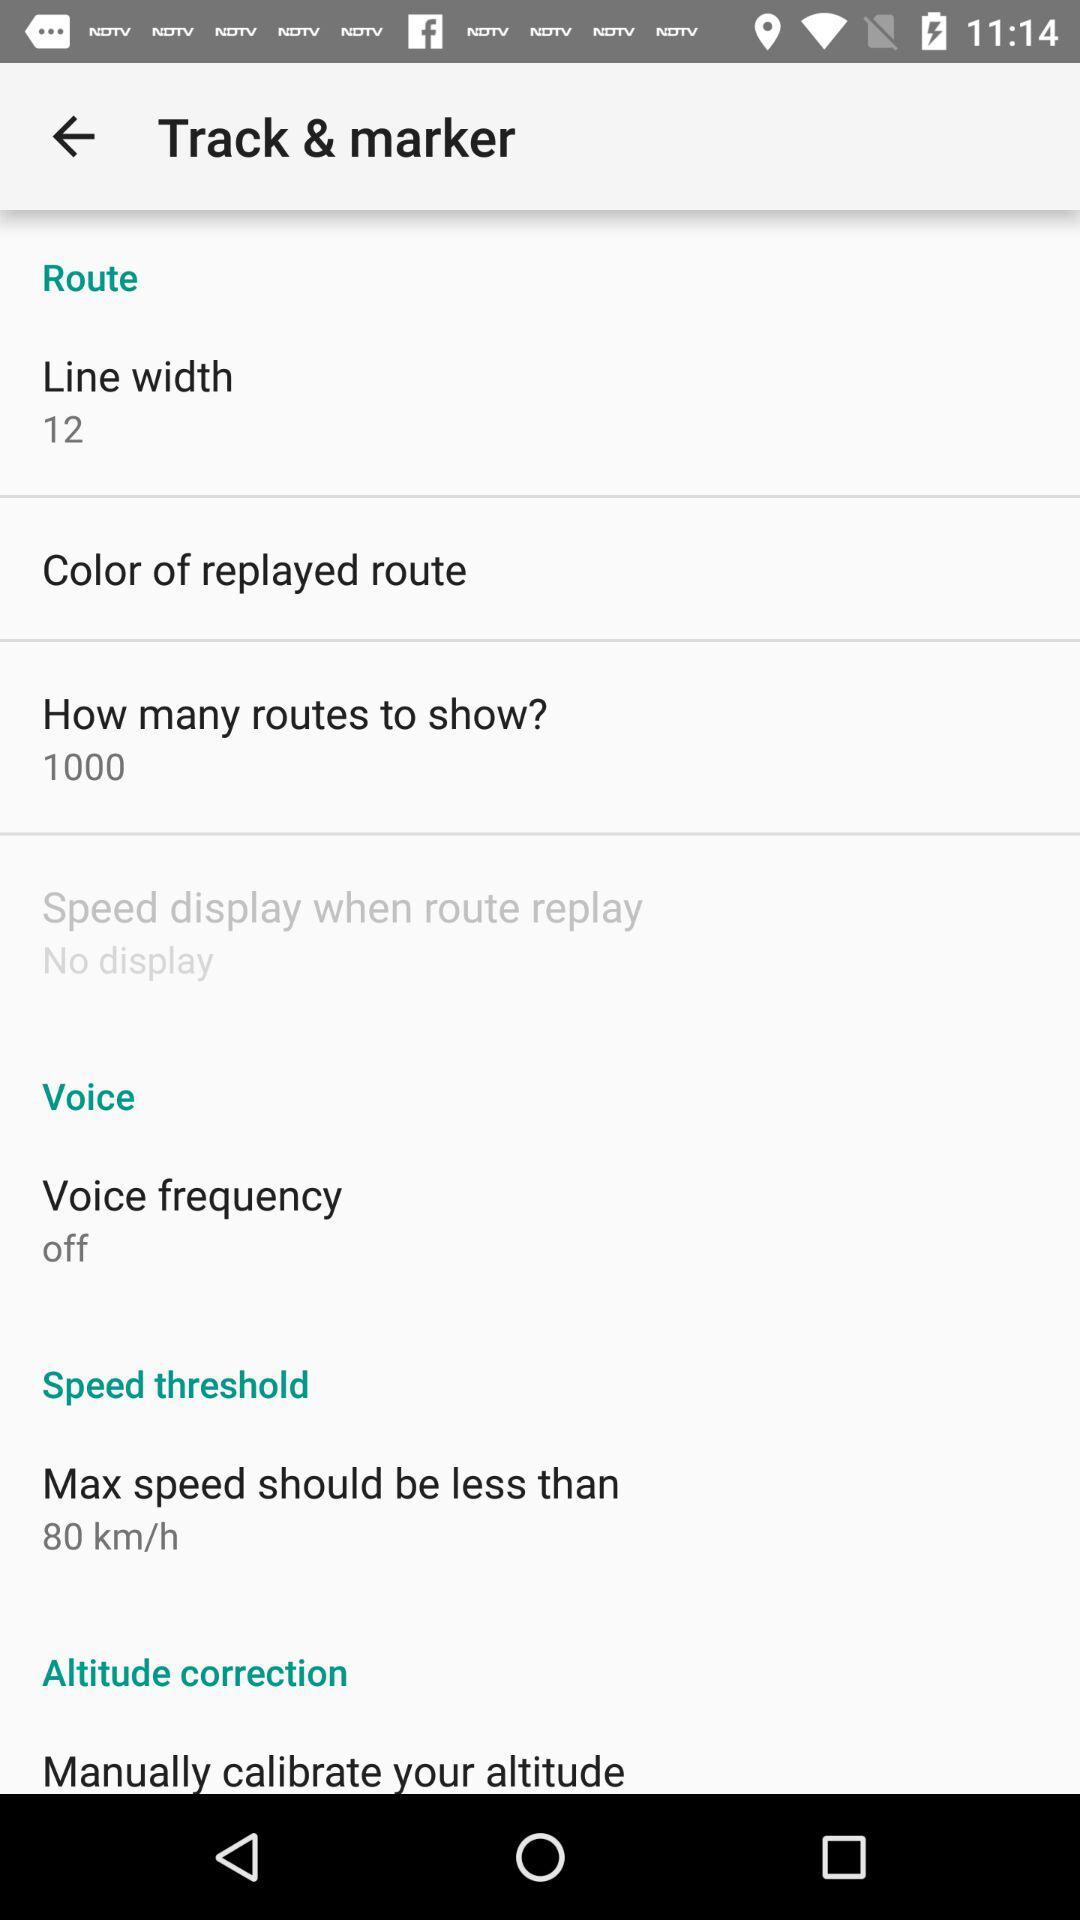 The height and width of the screenshot is (1920, 1080). What do you see at coordinates (64, 1246) in the screenshot?
I see `off item` at bounding box center [64, 1246].